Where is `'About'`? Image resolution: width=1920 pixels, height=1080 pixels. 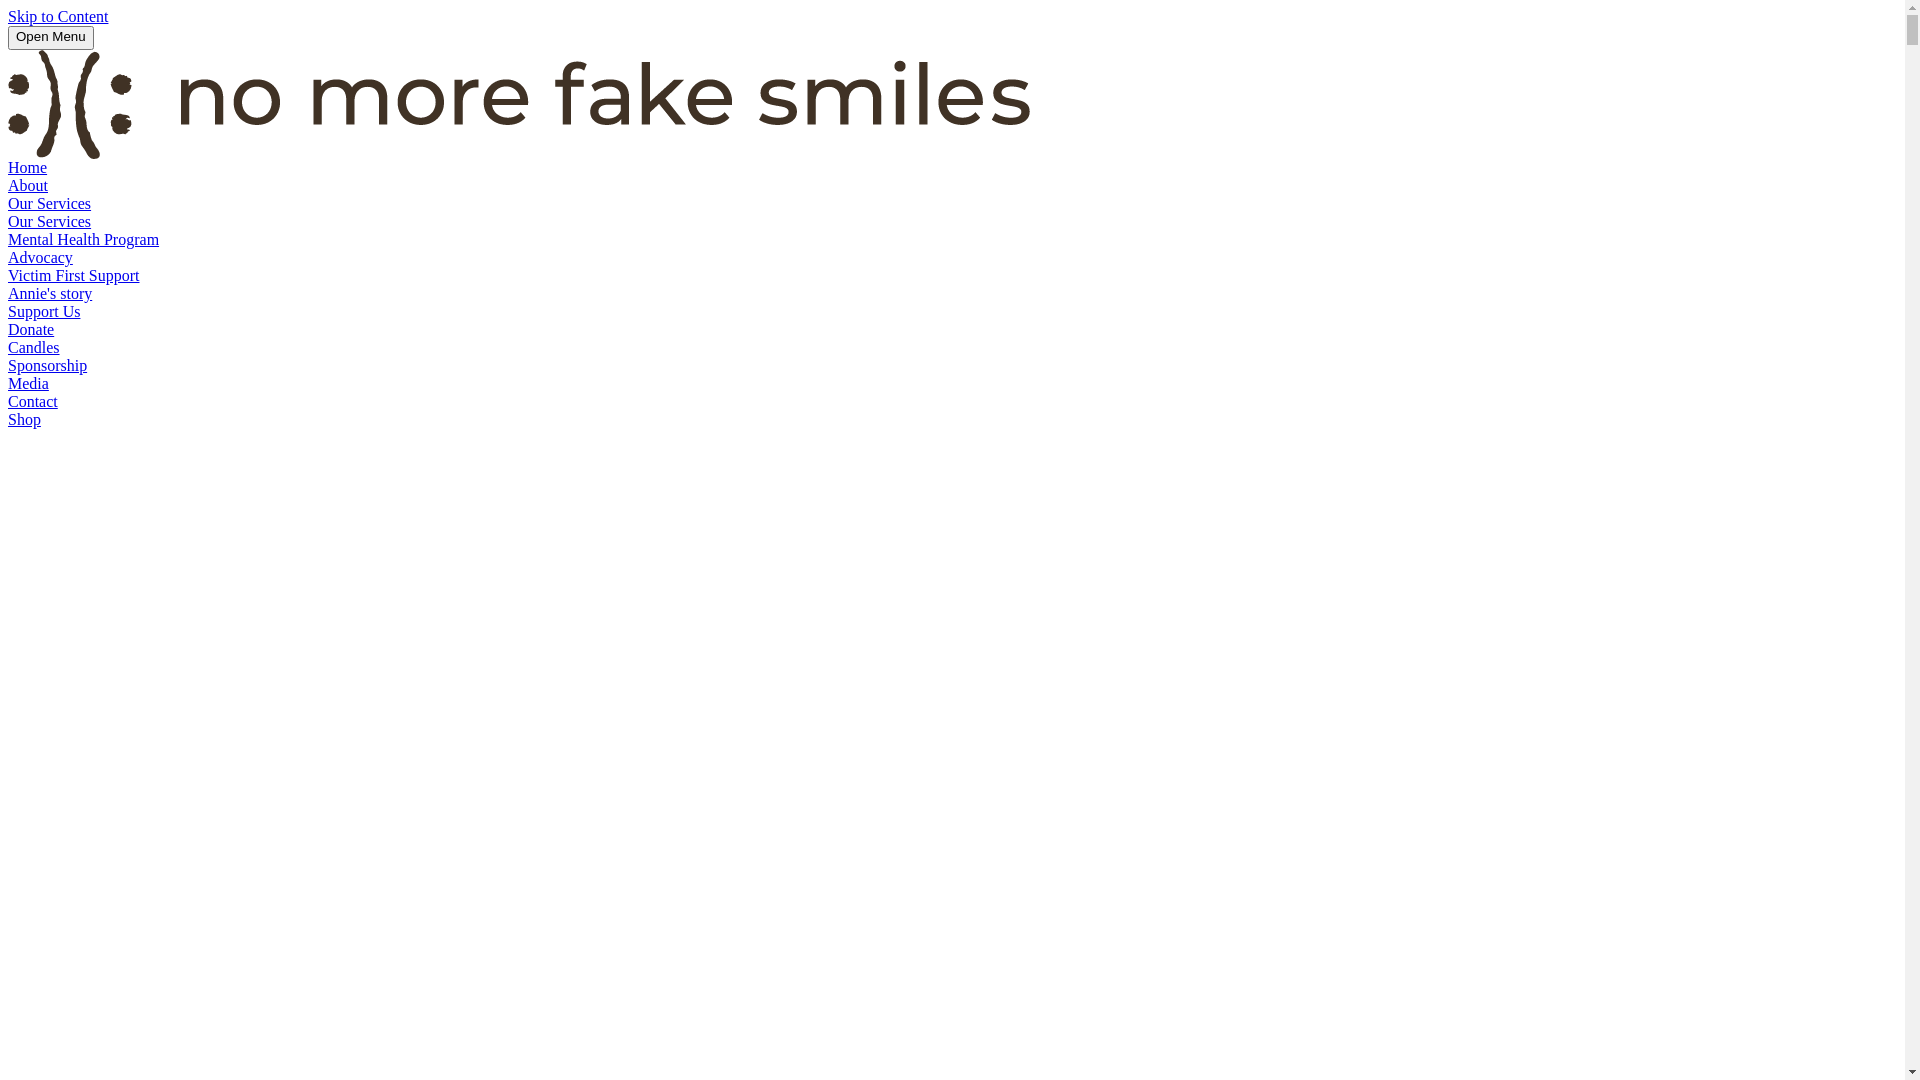 'About' is located at coordinates (8, 185).